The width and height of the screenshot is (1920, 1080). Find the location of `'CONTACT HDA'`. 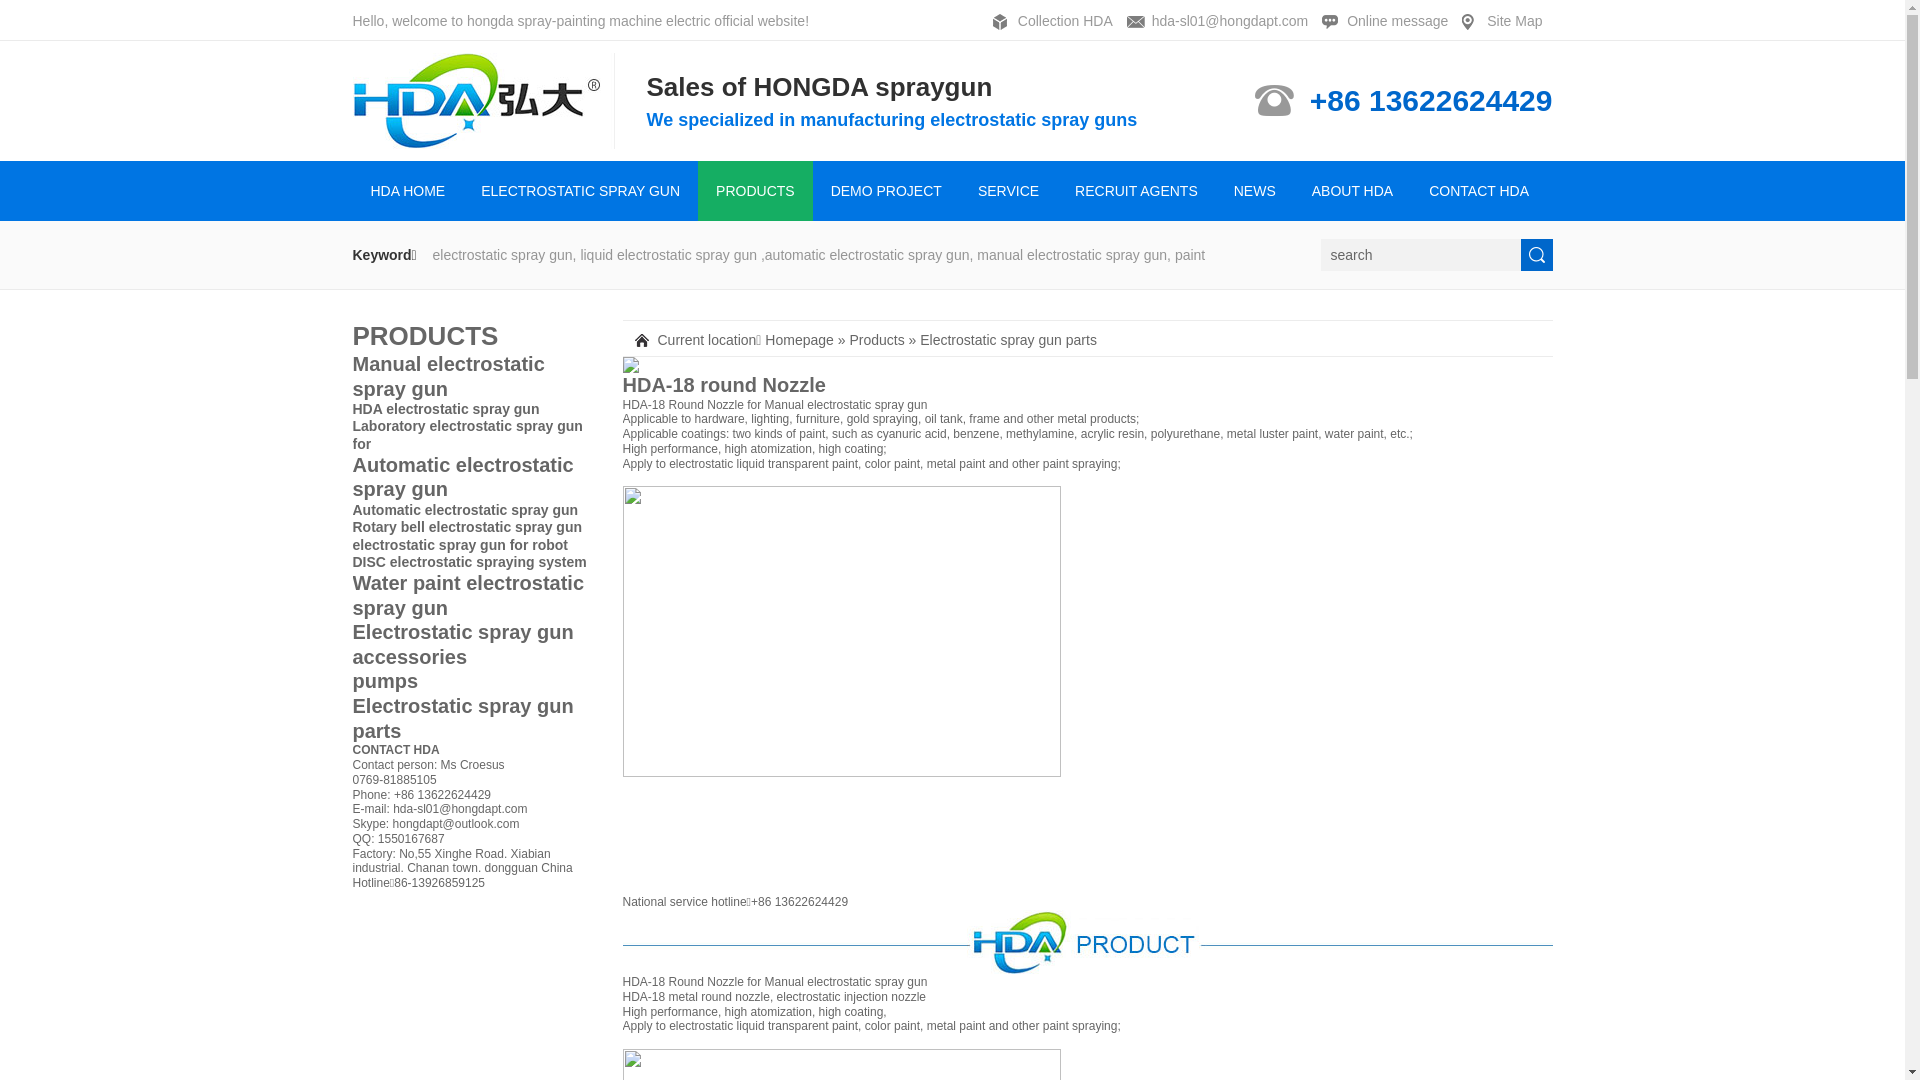

'CONTACT HDA' is located at coordinates (1410, 191).